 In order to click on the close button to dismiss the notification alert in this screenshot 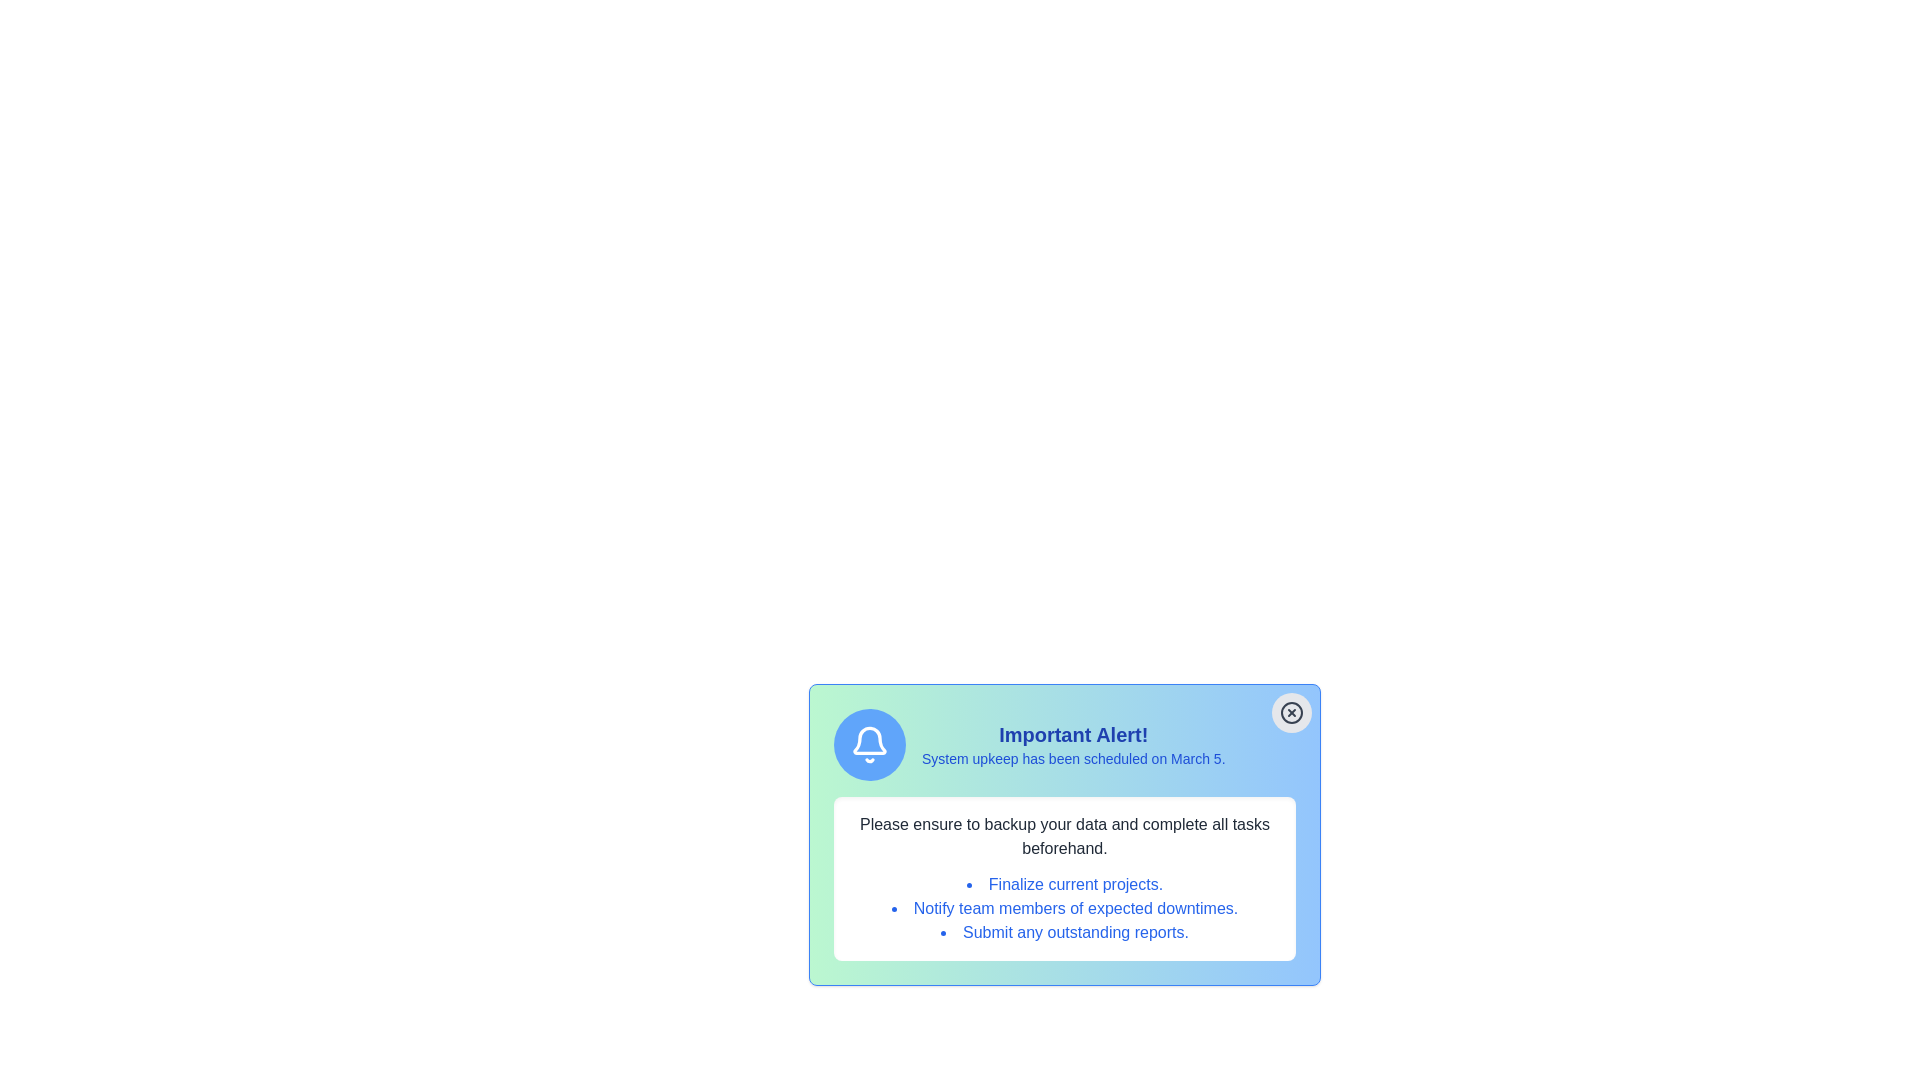, I will do `click(1291, 712)`.